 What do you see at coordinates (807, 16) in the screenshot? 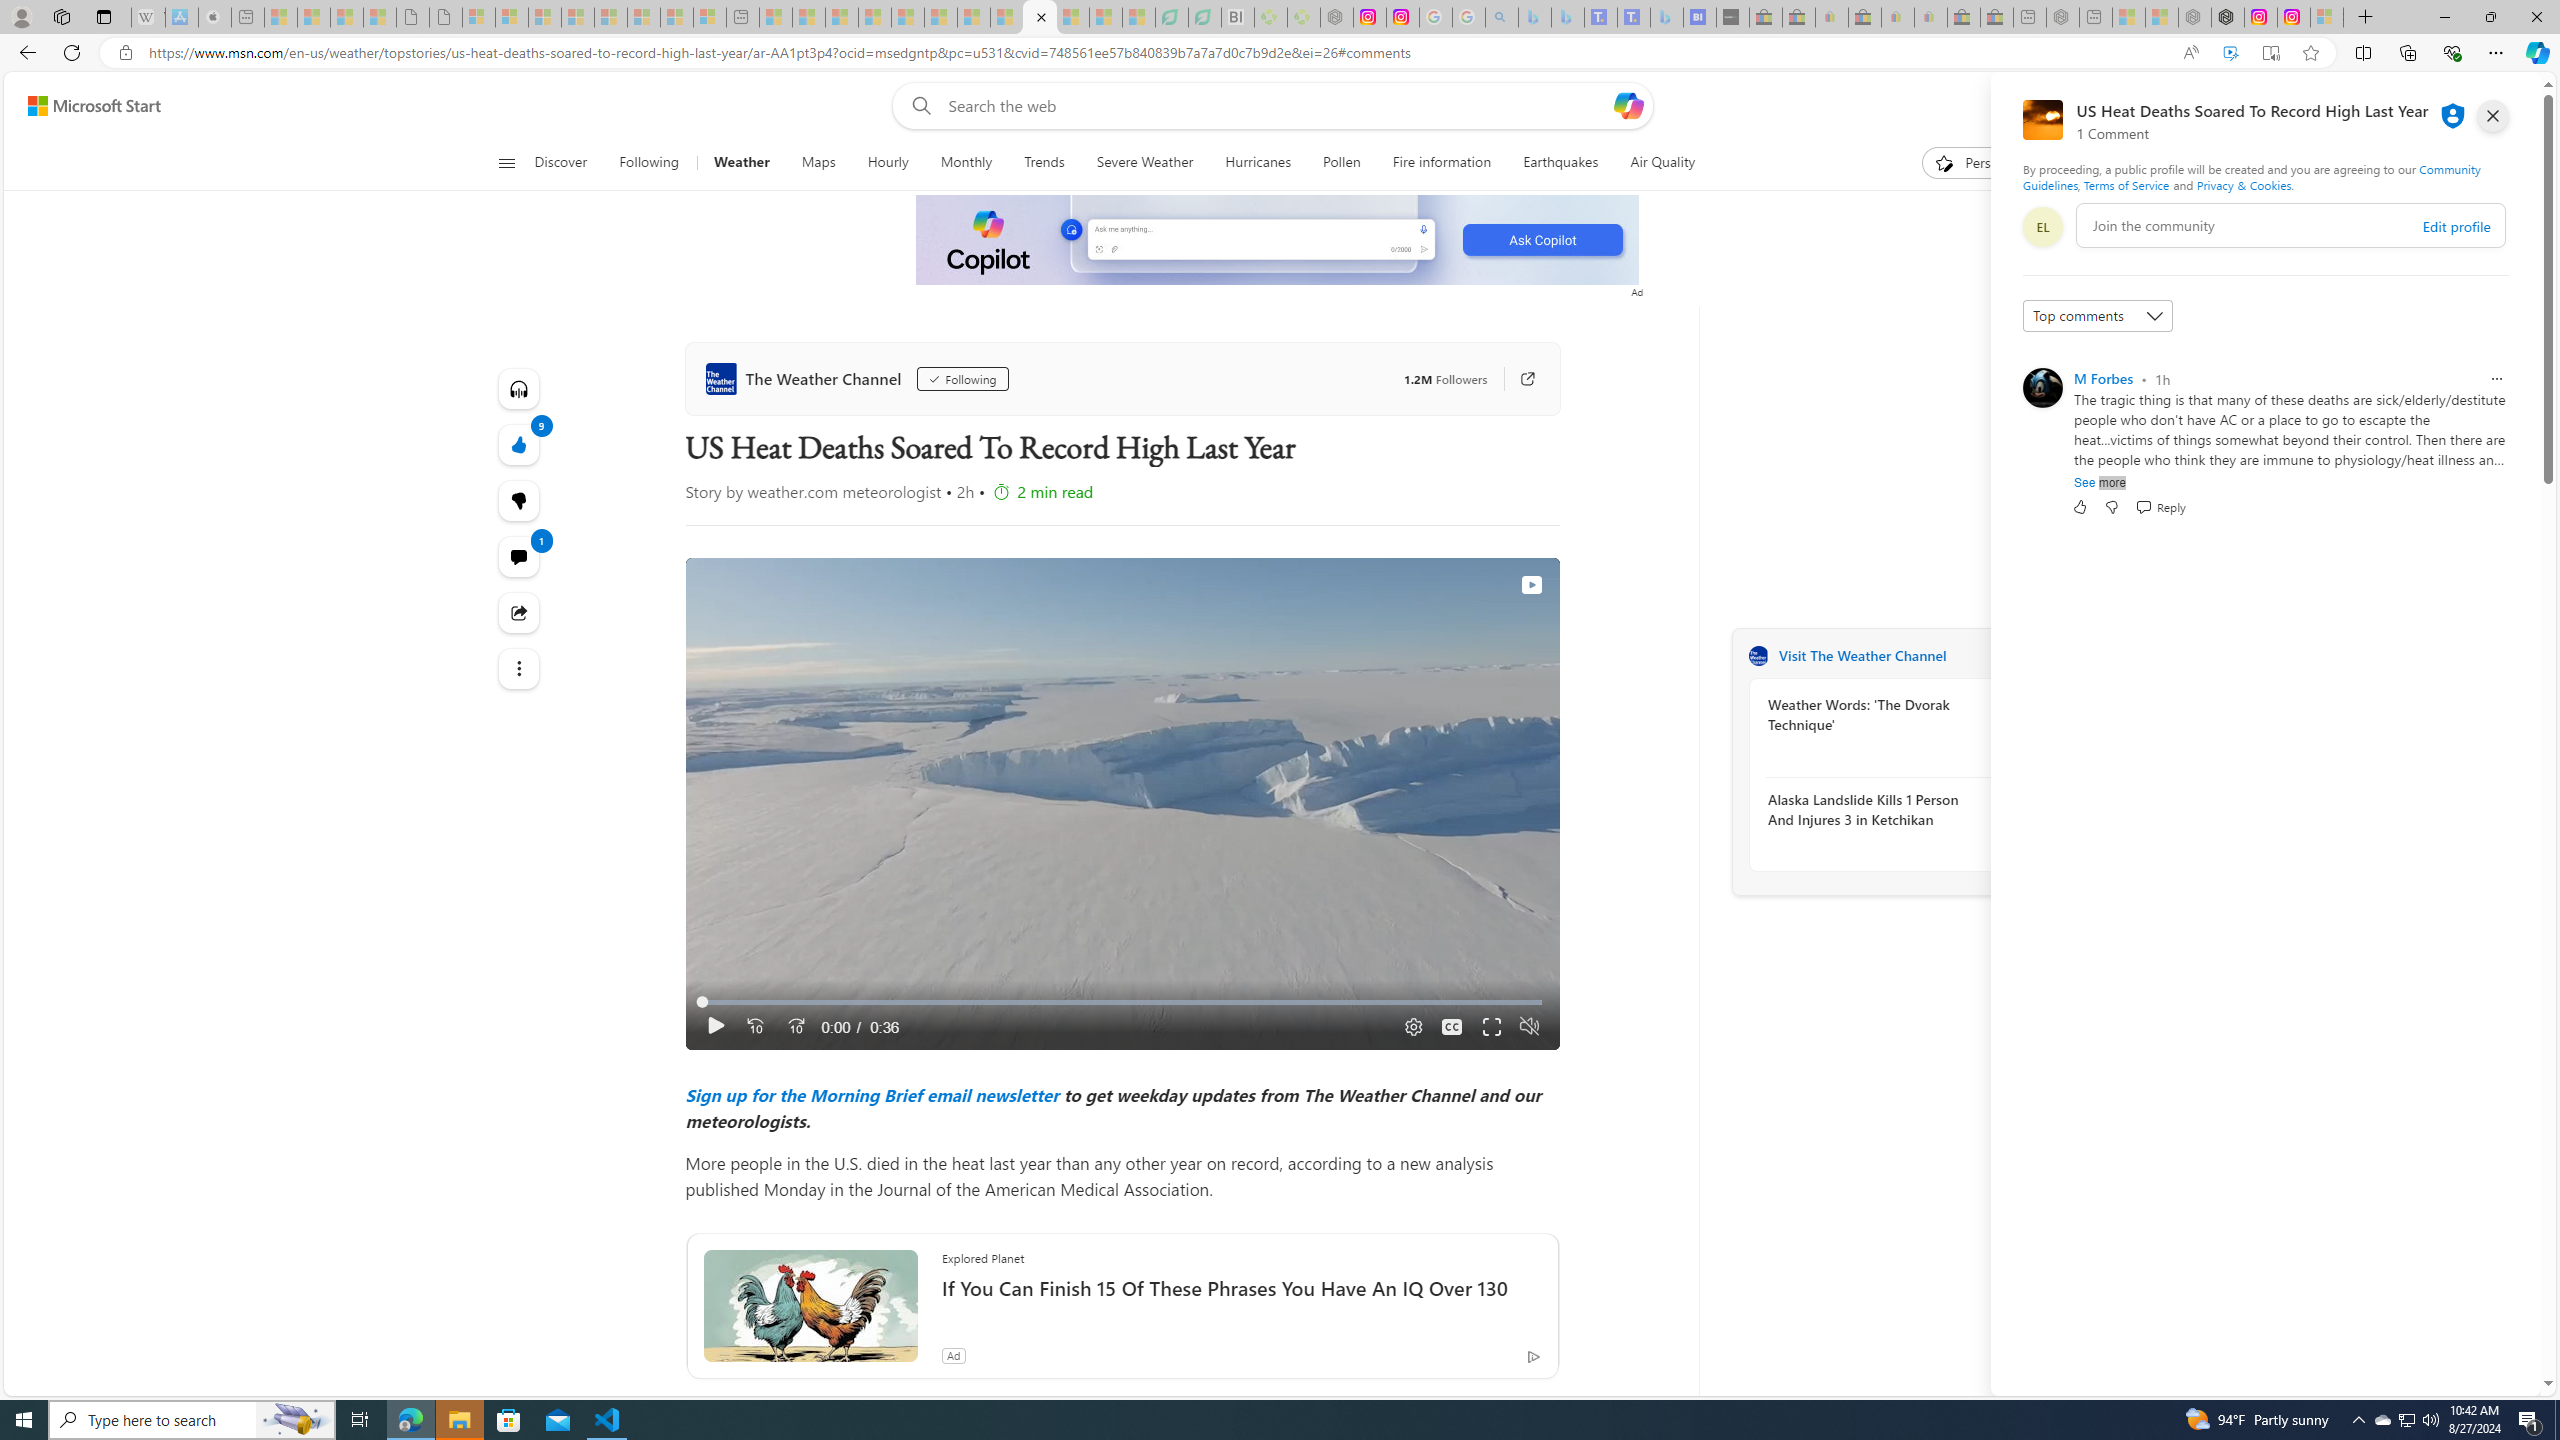
I see `'Marine life - MSN - Sleeping'` at bounding box center [807, 16].